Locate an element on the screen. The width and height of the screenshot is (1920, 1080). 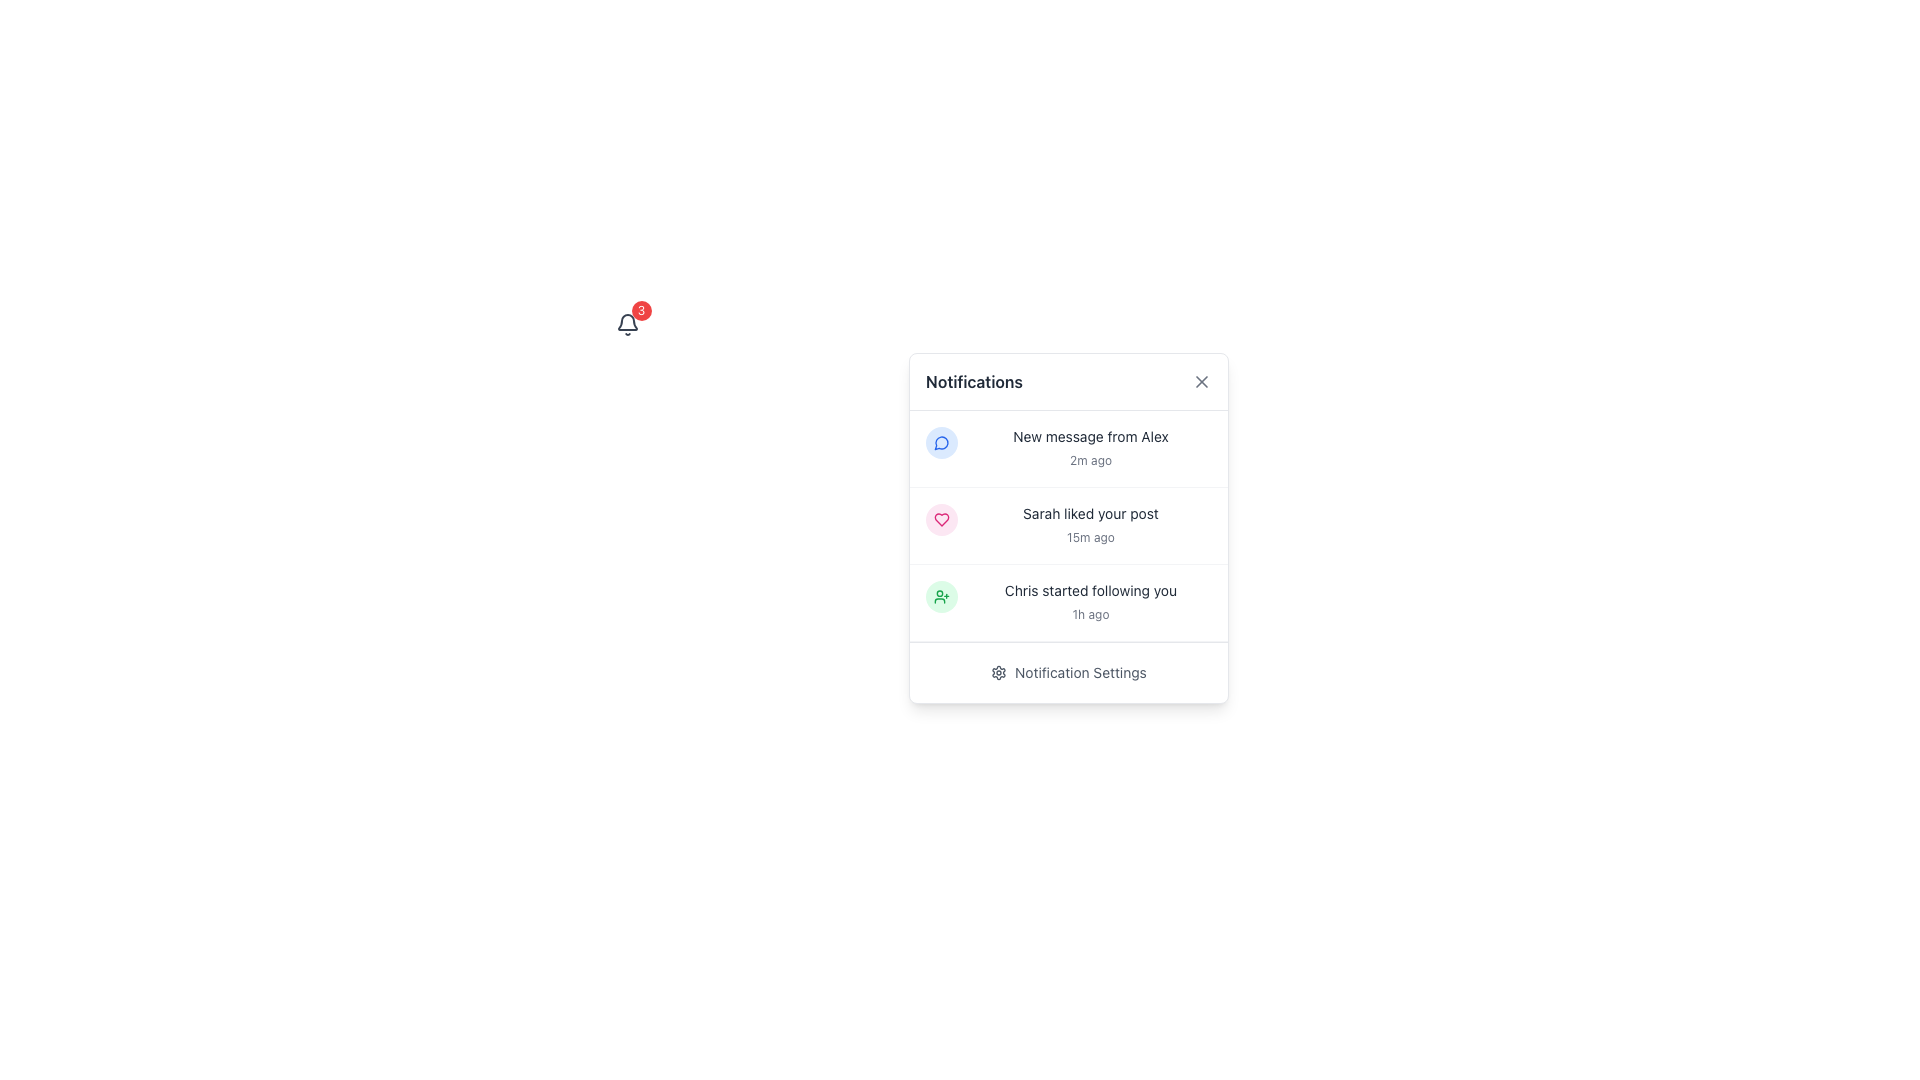
the notification toggle button located at the top of the notification dropdown area is located at coordinates (626, 323).